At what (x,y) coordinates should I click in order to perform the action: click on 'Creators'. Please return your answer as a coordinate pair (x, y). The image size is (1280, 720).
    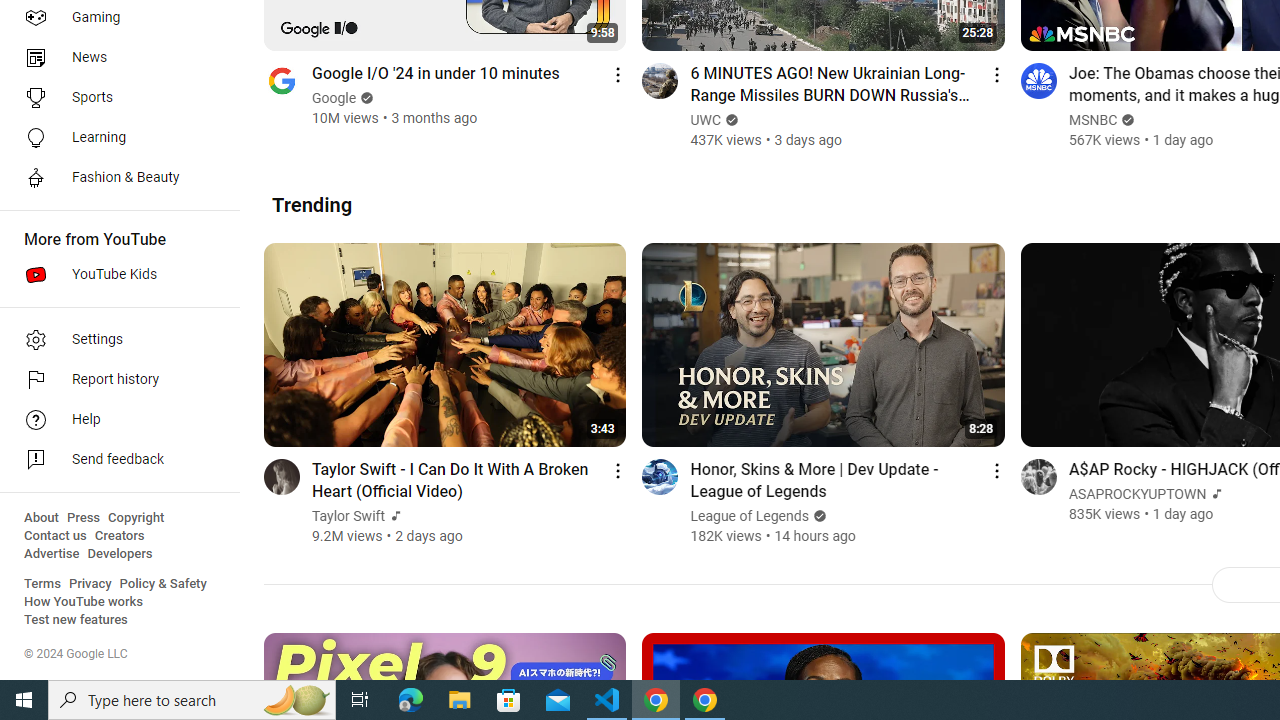
    Looking at the image, I should click on (118, 535).